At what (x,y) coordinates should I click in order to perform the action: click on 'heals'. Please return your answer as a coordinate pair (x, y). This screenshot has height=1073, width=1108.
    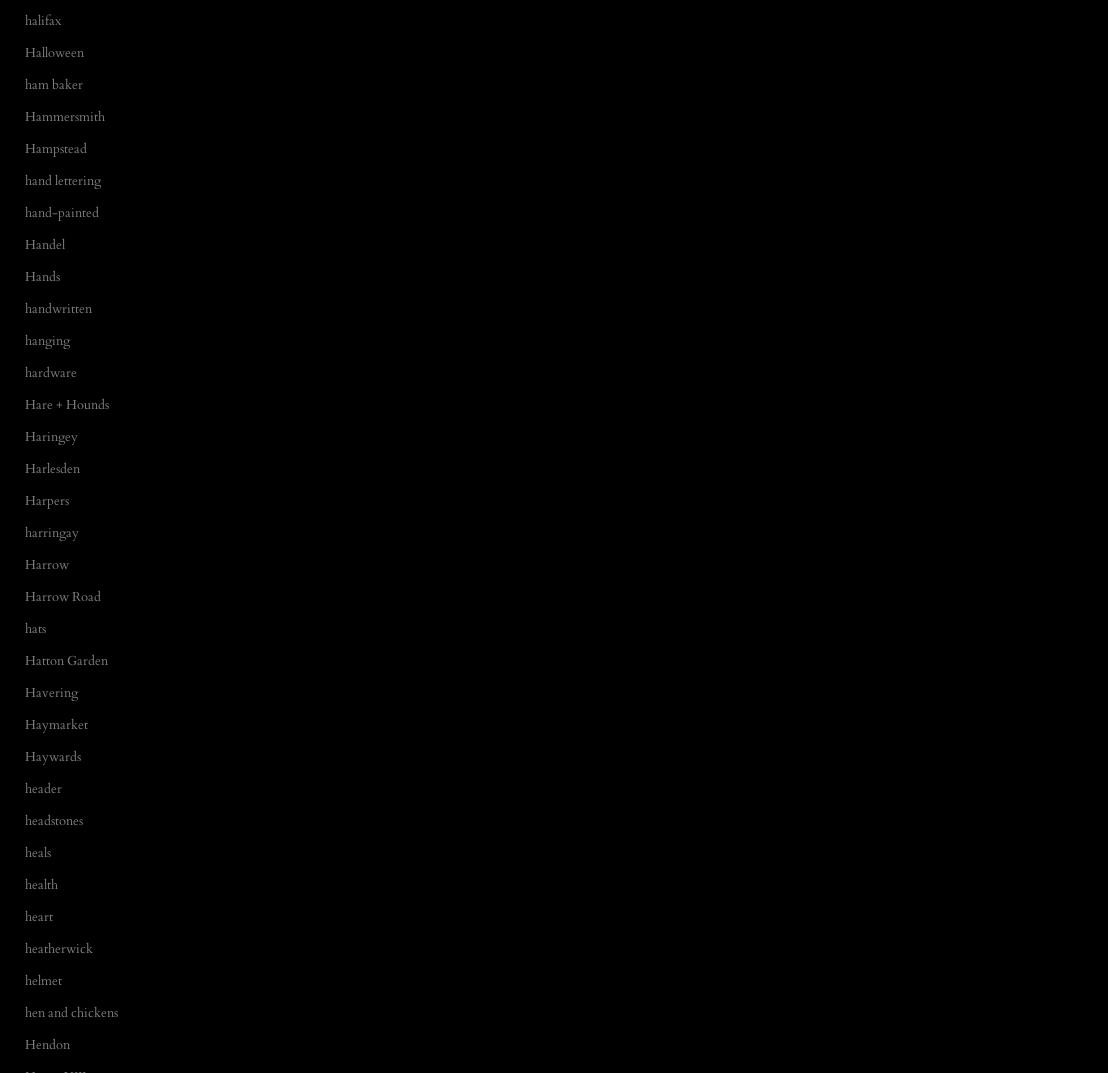
    Looking at the image, I should click on (38, 850).